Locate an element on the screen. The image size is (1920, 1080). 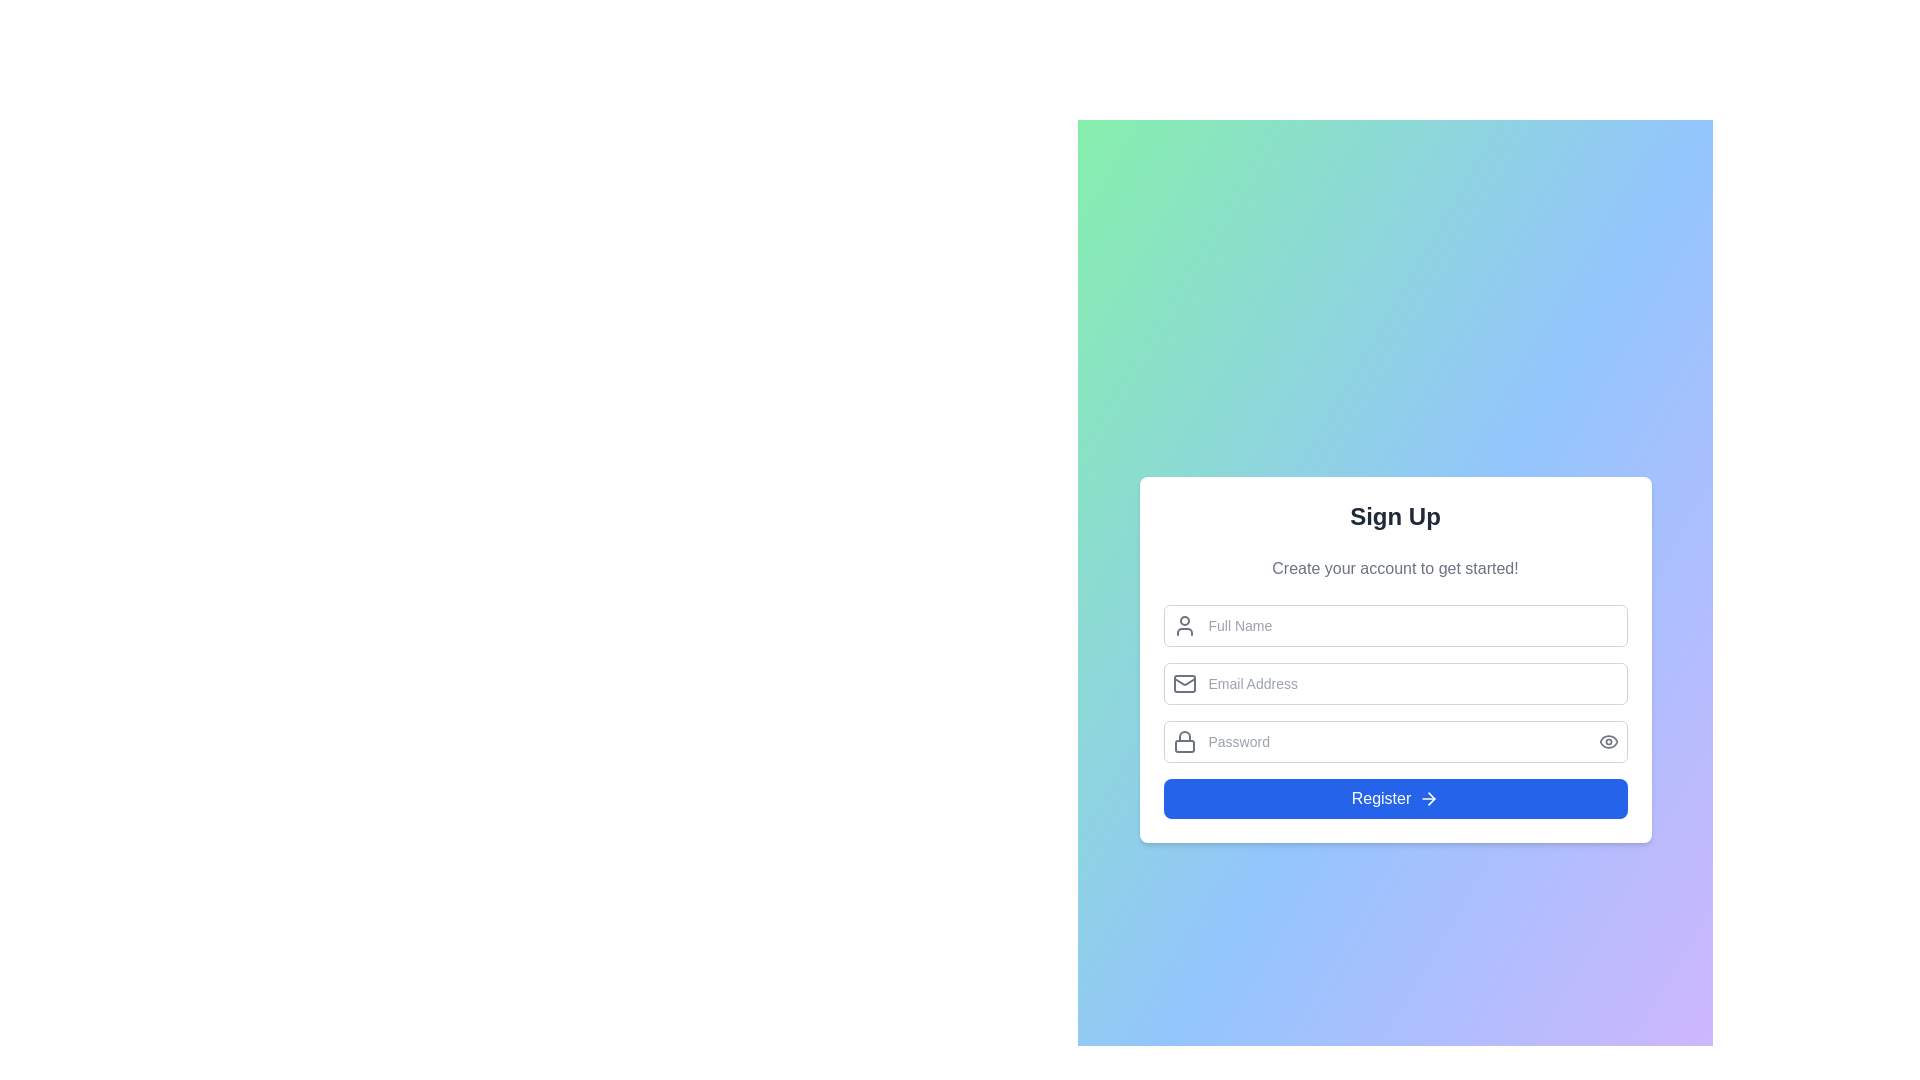
the email address input field used for registration, located in the 'Sign Up' section, which is the second input field in the vertical form layout is located at coordinates (1394, 682).